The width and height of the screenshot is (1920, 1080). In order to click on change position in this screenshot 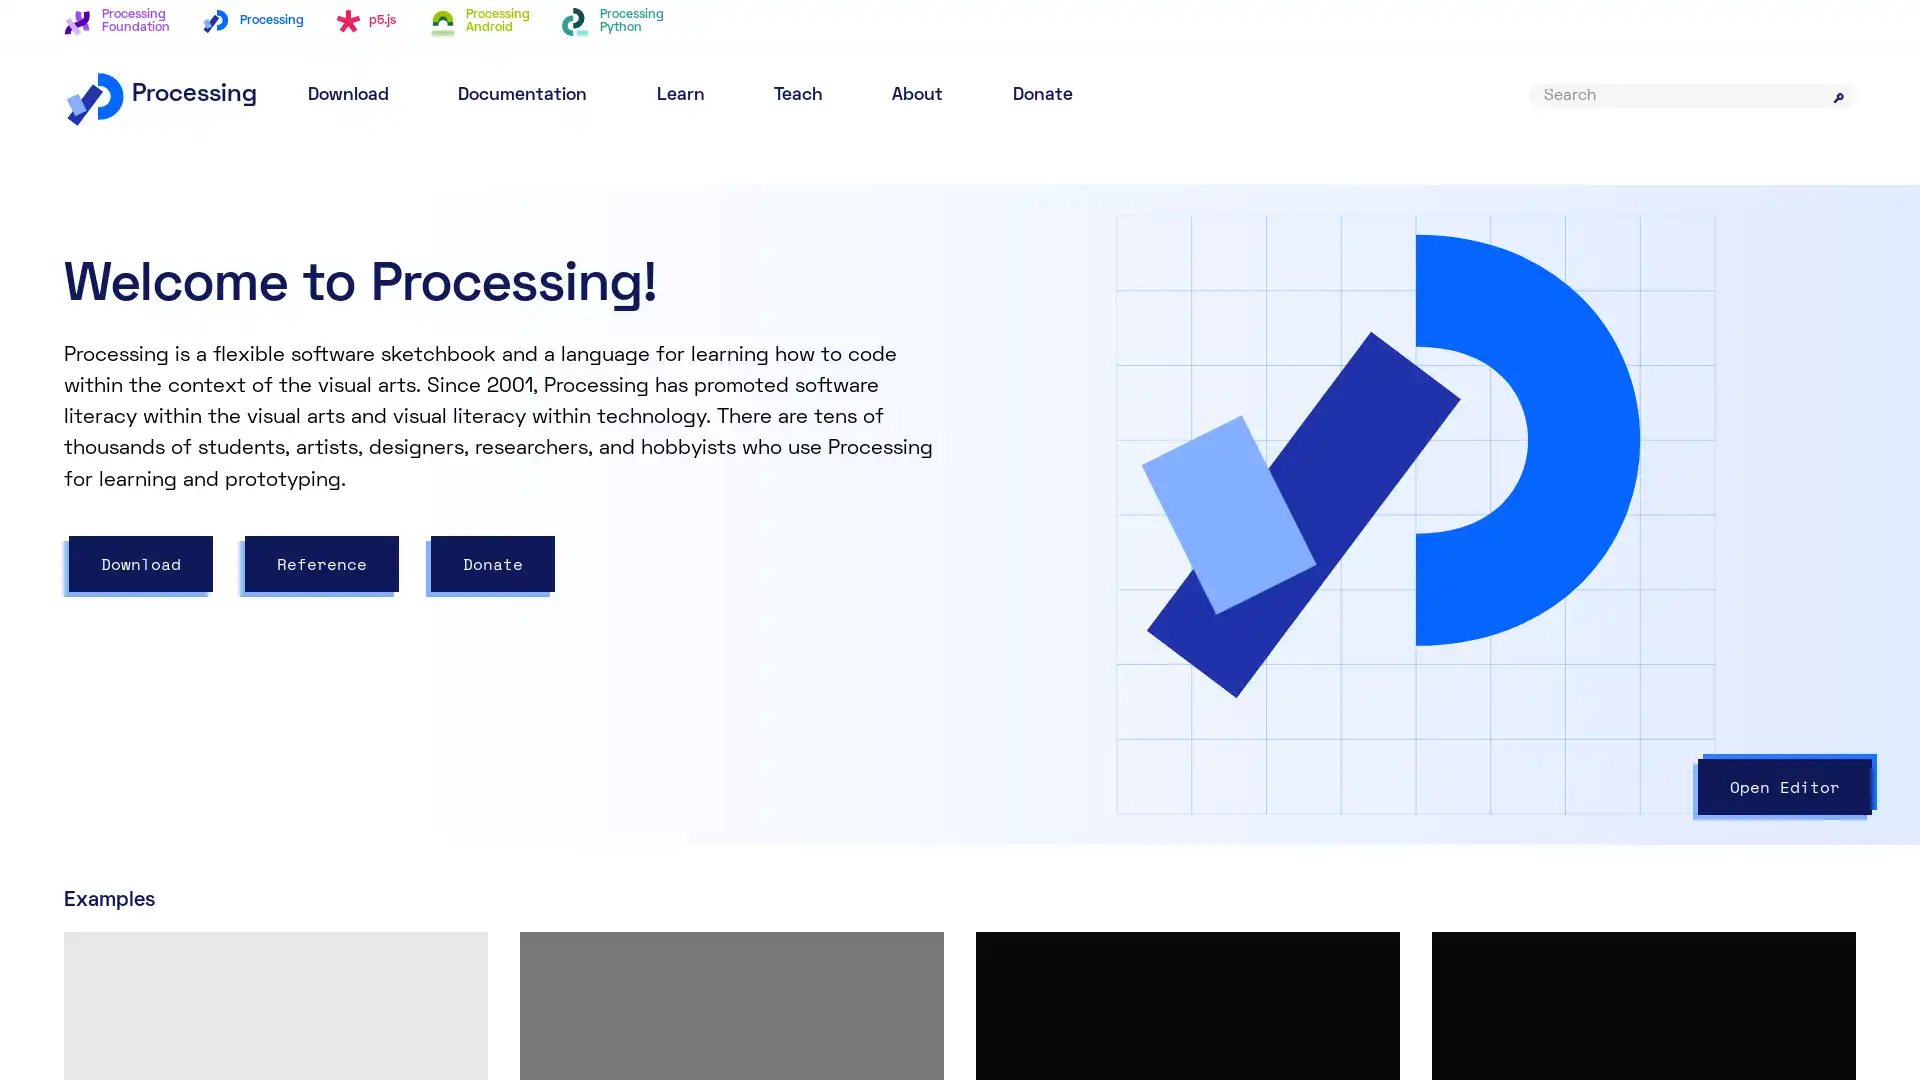, I will do `click(1130, 685)`.